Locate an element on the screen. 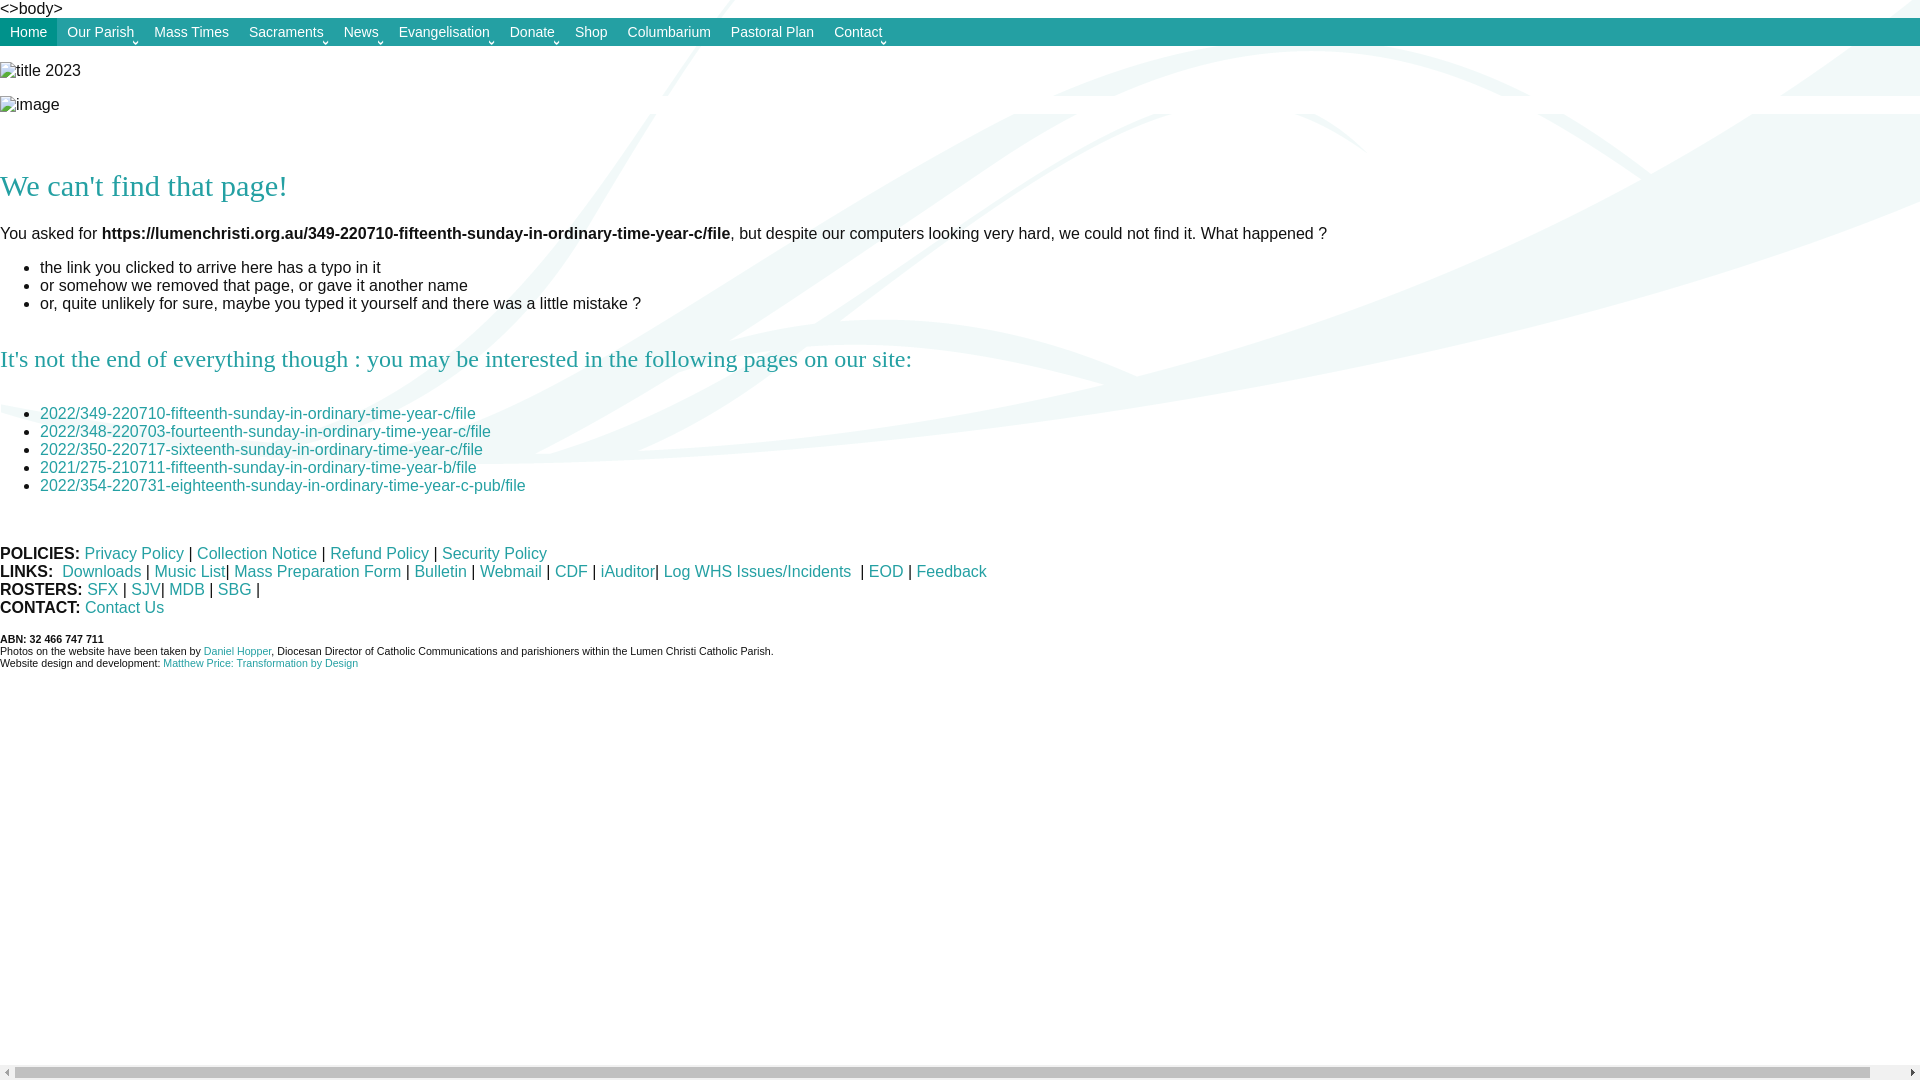 Image resolution: width=1920 pixels, height=1080 pixels. 'Columbarium' is located at coordinates (669, 31).